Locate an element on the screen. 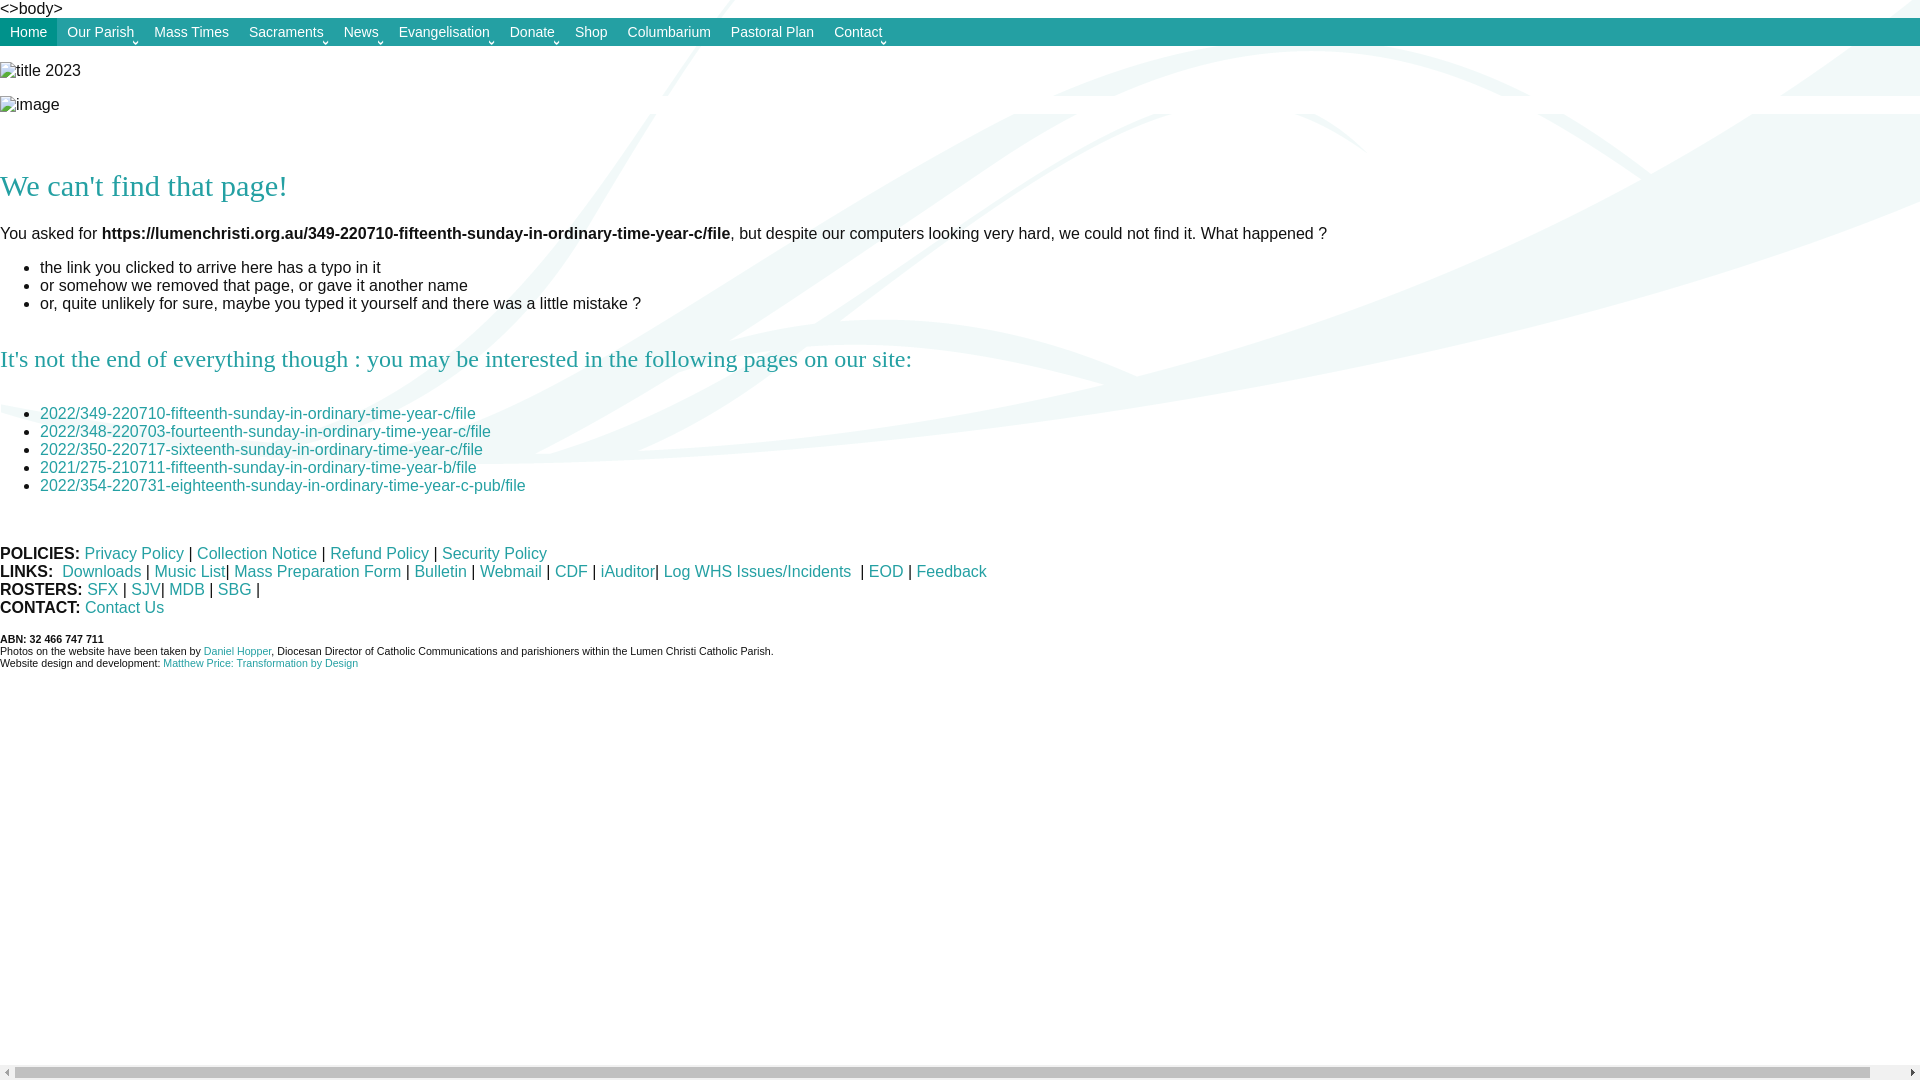 Image resolution: width=1920 pixels, height=1080 pixels. 'Columbarium' is located at coordinates (669, 31).